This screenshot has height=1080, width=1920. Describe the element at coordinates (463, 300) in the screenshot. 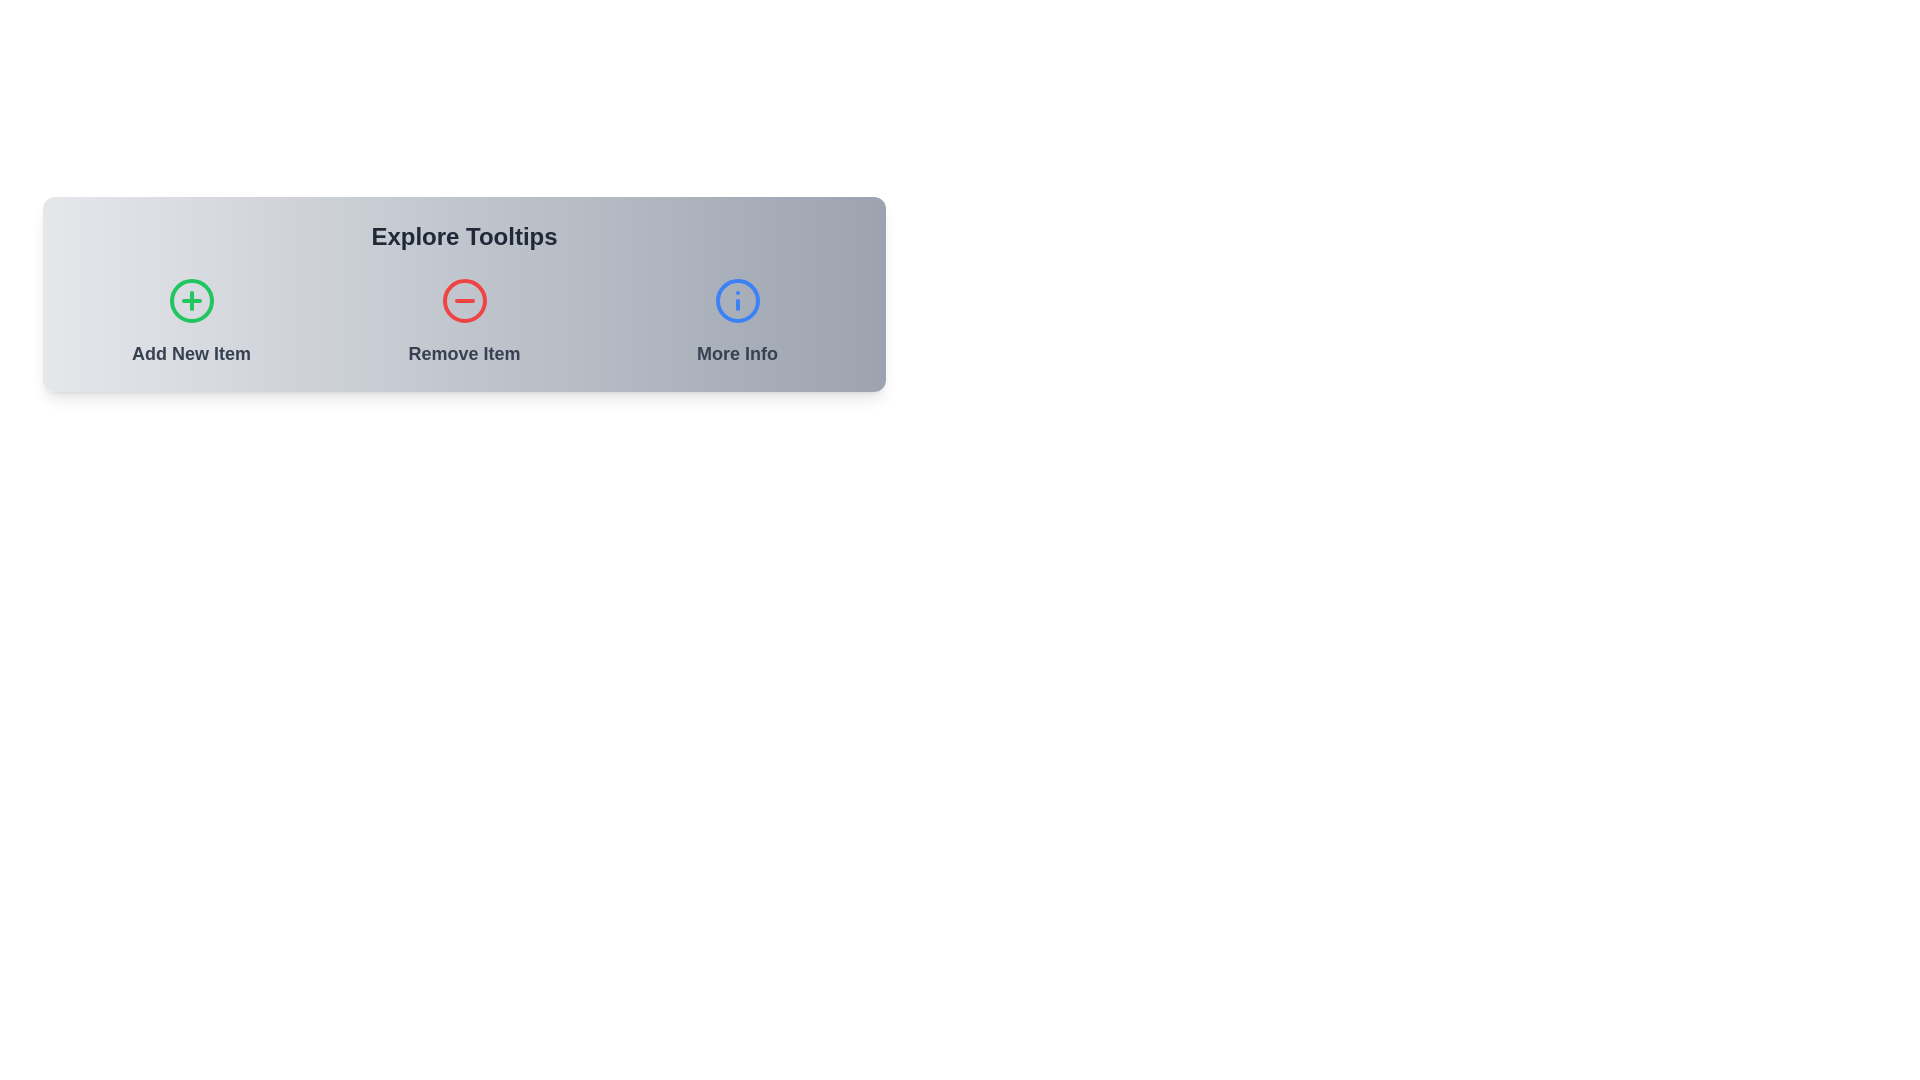

I see `the red 'Remove Item' icon located centrally between the 'Add New Item' icon and the 'More Info' icon` at that location.